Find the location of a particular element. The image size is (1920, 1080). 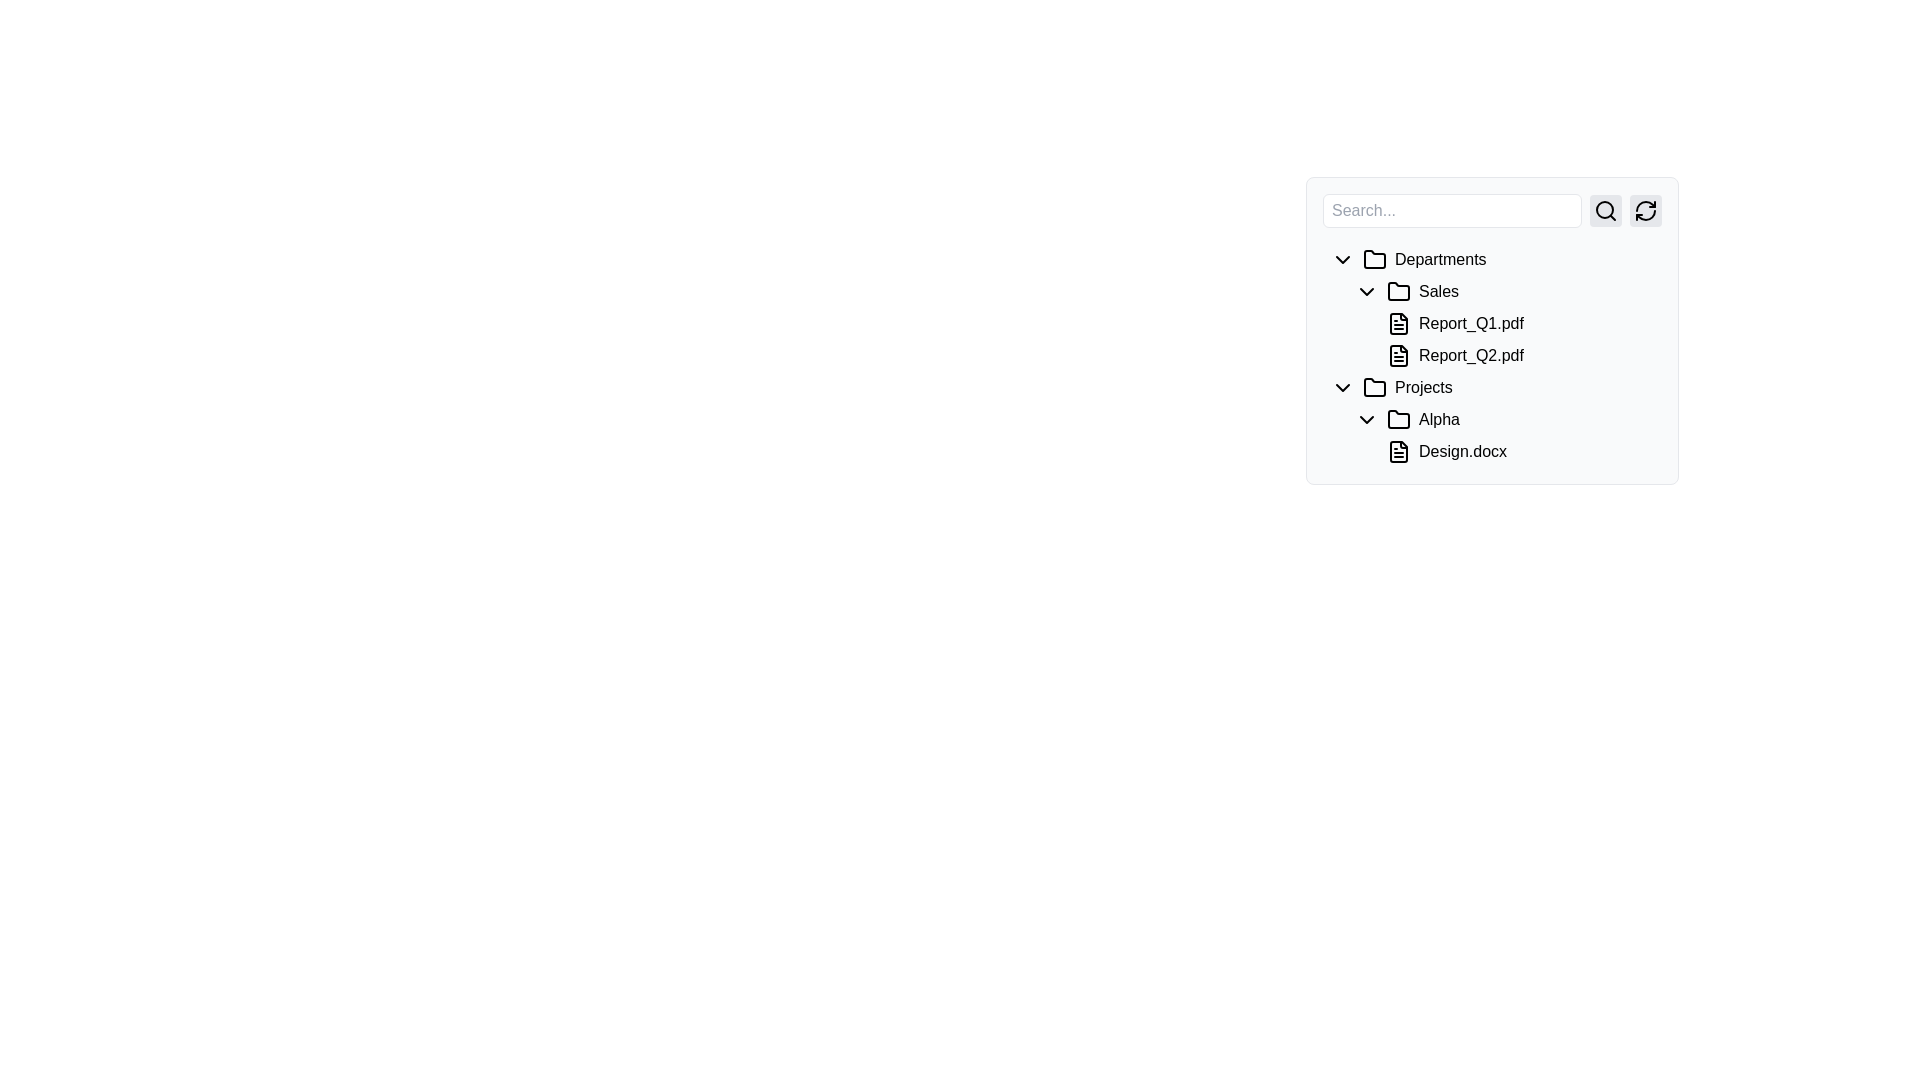

the search button located immediately to the right of the search input field to initiate a search query is located at coordinates (1606, 211).